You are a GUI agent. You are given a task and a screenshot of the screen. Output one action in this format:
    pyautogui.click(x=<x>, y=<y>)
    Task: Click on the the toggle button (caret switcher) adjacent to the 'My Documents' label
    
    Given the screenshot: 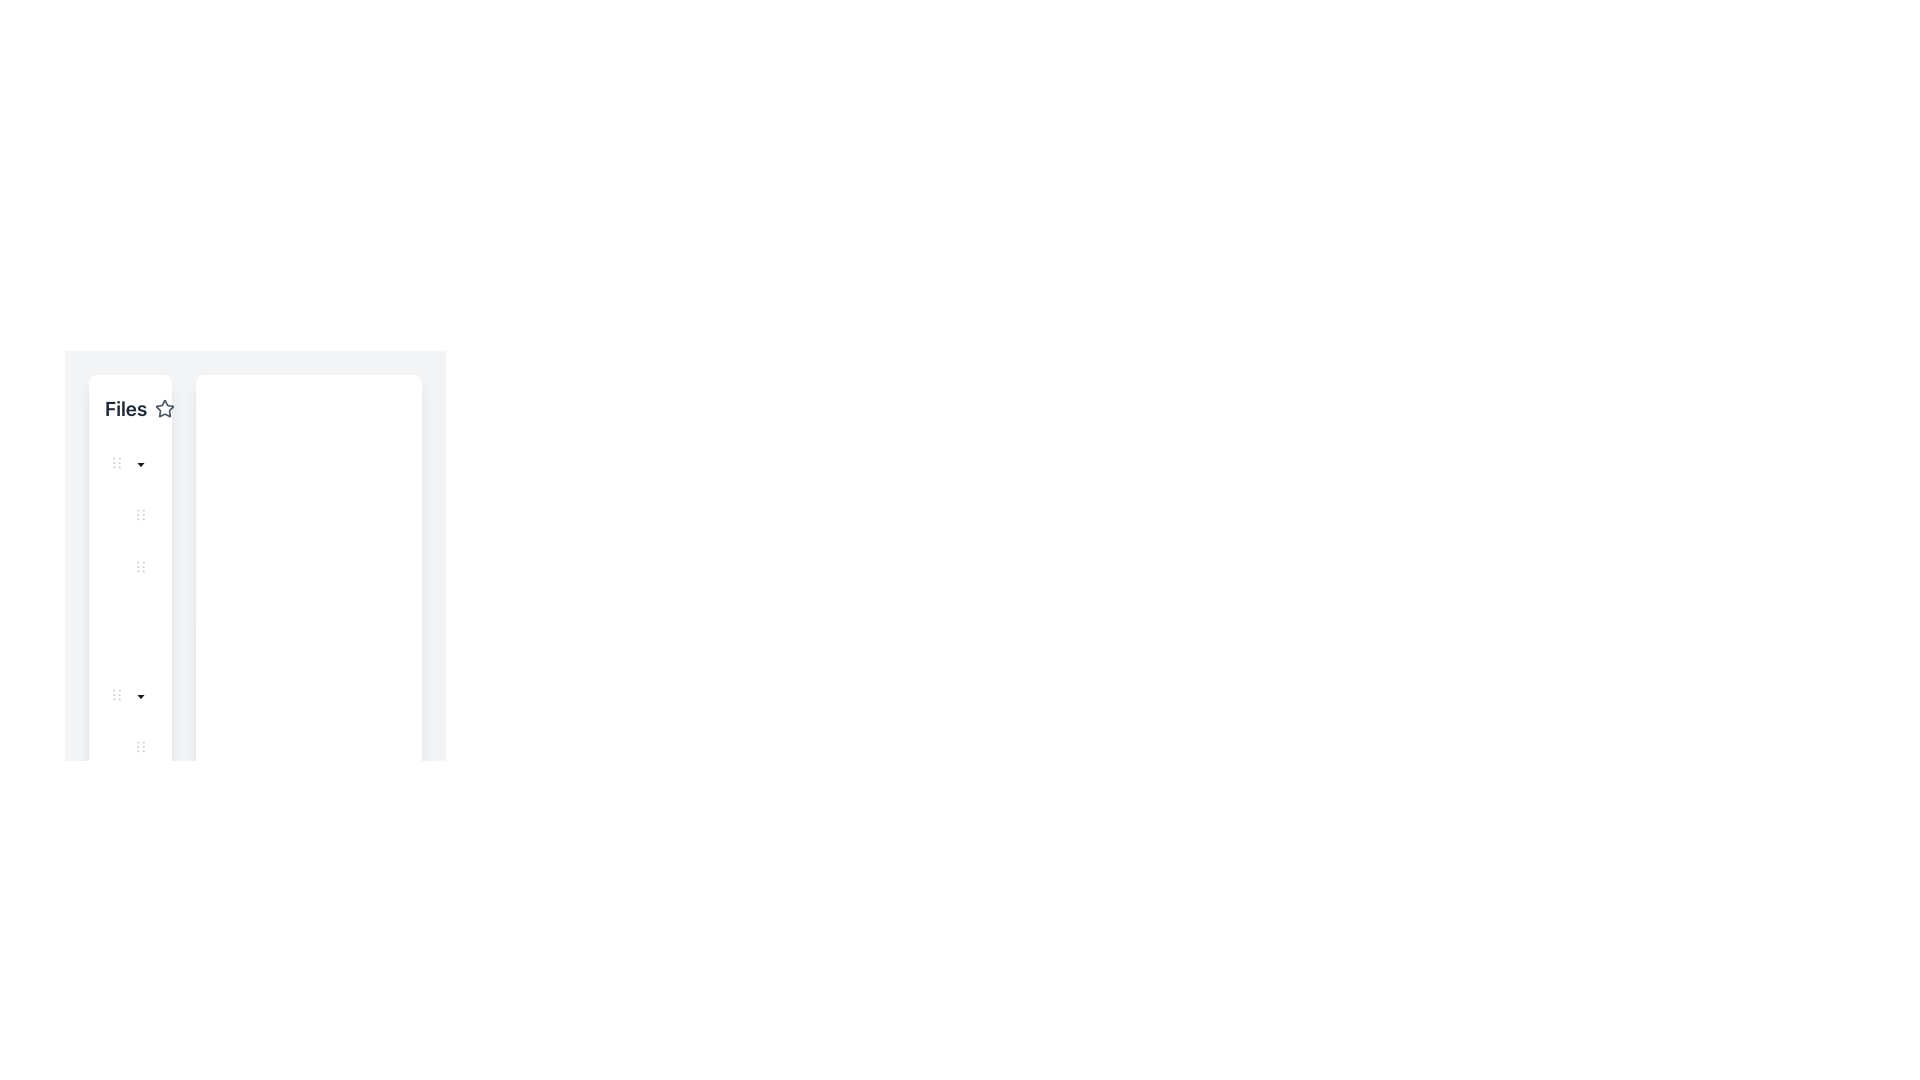 What is the action you would take?
    pyautogui.click(x=139, y=474)
    